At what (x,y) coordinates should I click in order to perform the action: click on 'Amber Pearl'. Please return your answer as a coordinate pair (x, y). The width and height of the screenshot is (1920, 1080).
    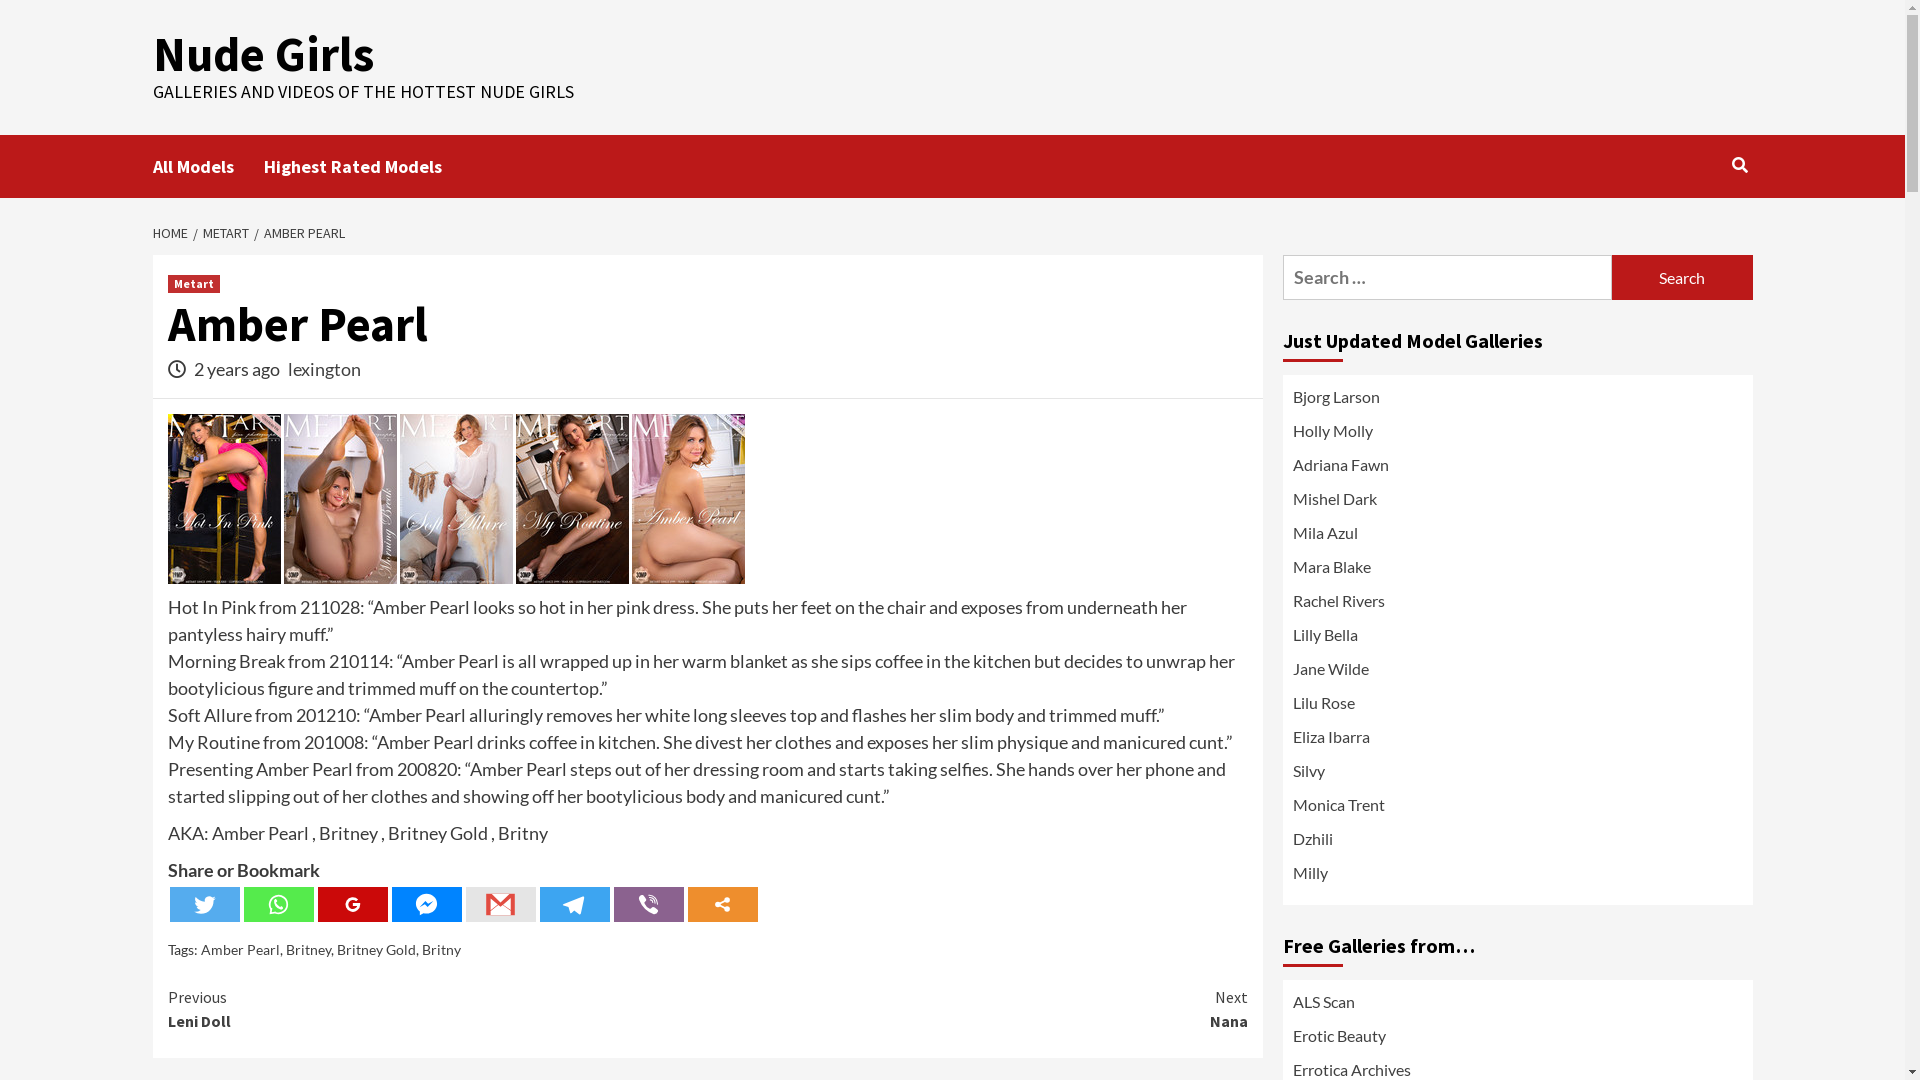
    Looking at the image, I should click on (239, 948).